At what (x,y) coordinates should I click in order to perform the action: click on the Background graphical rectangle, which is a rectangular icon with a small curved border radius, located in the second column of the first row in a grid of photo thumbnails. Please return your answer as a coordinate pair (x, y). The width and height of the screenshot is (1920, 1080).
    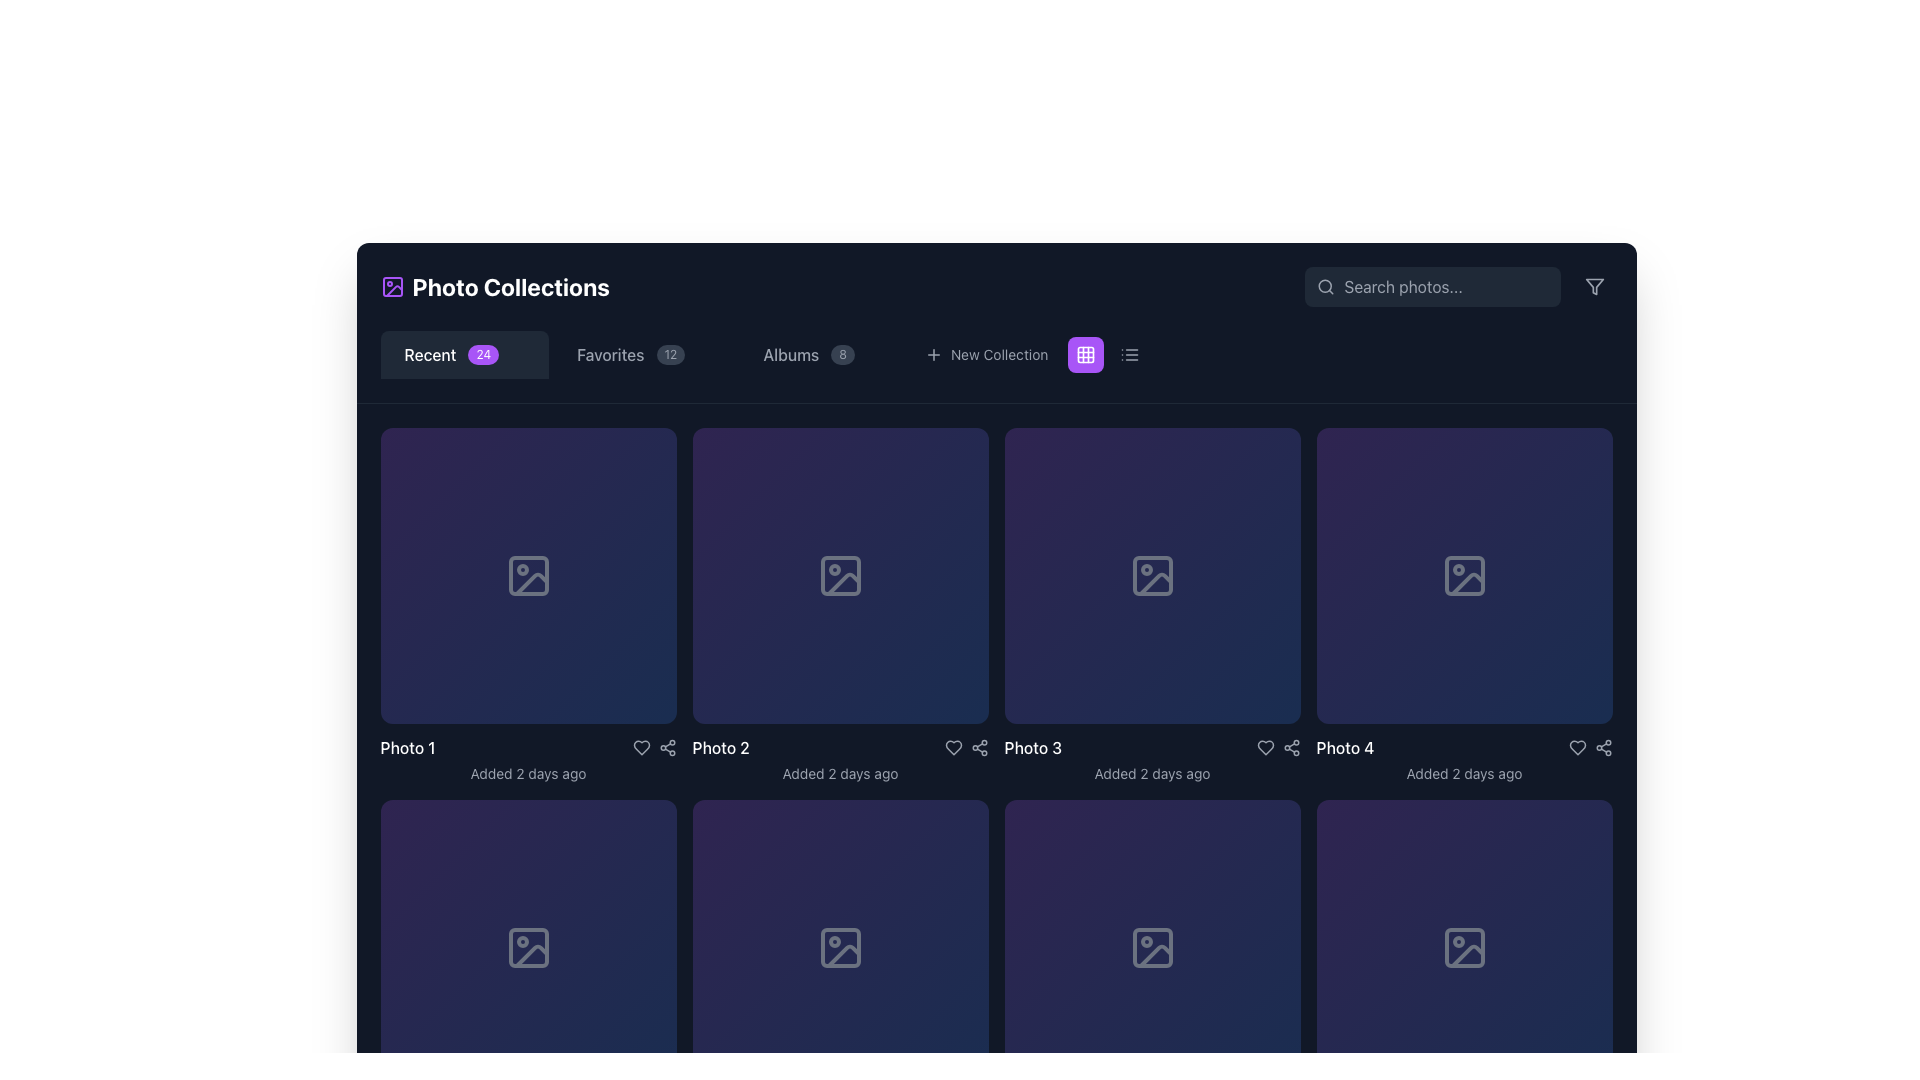
    Looking at the image, I should click on (840, 575).